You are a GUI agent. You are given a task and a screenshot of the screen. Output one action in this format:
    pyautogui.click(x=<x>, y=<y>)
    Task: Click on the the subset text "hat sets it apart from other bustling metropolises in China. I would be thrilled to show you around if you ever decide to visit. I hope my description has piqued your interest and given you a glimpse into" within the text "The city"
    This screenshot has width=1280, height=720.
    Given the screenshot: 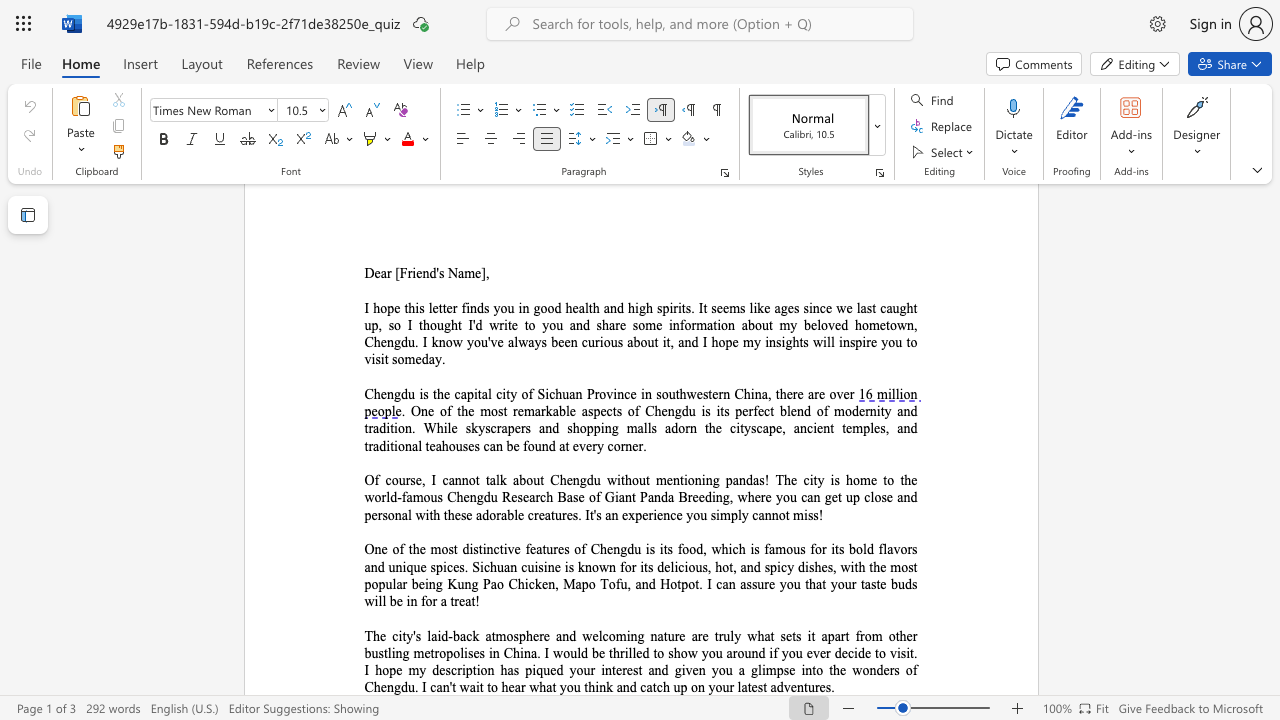 What is the action you would take?
    pyautogui.click(x=756, y=636)
    